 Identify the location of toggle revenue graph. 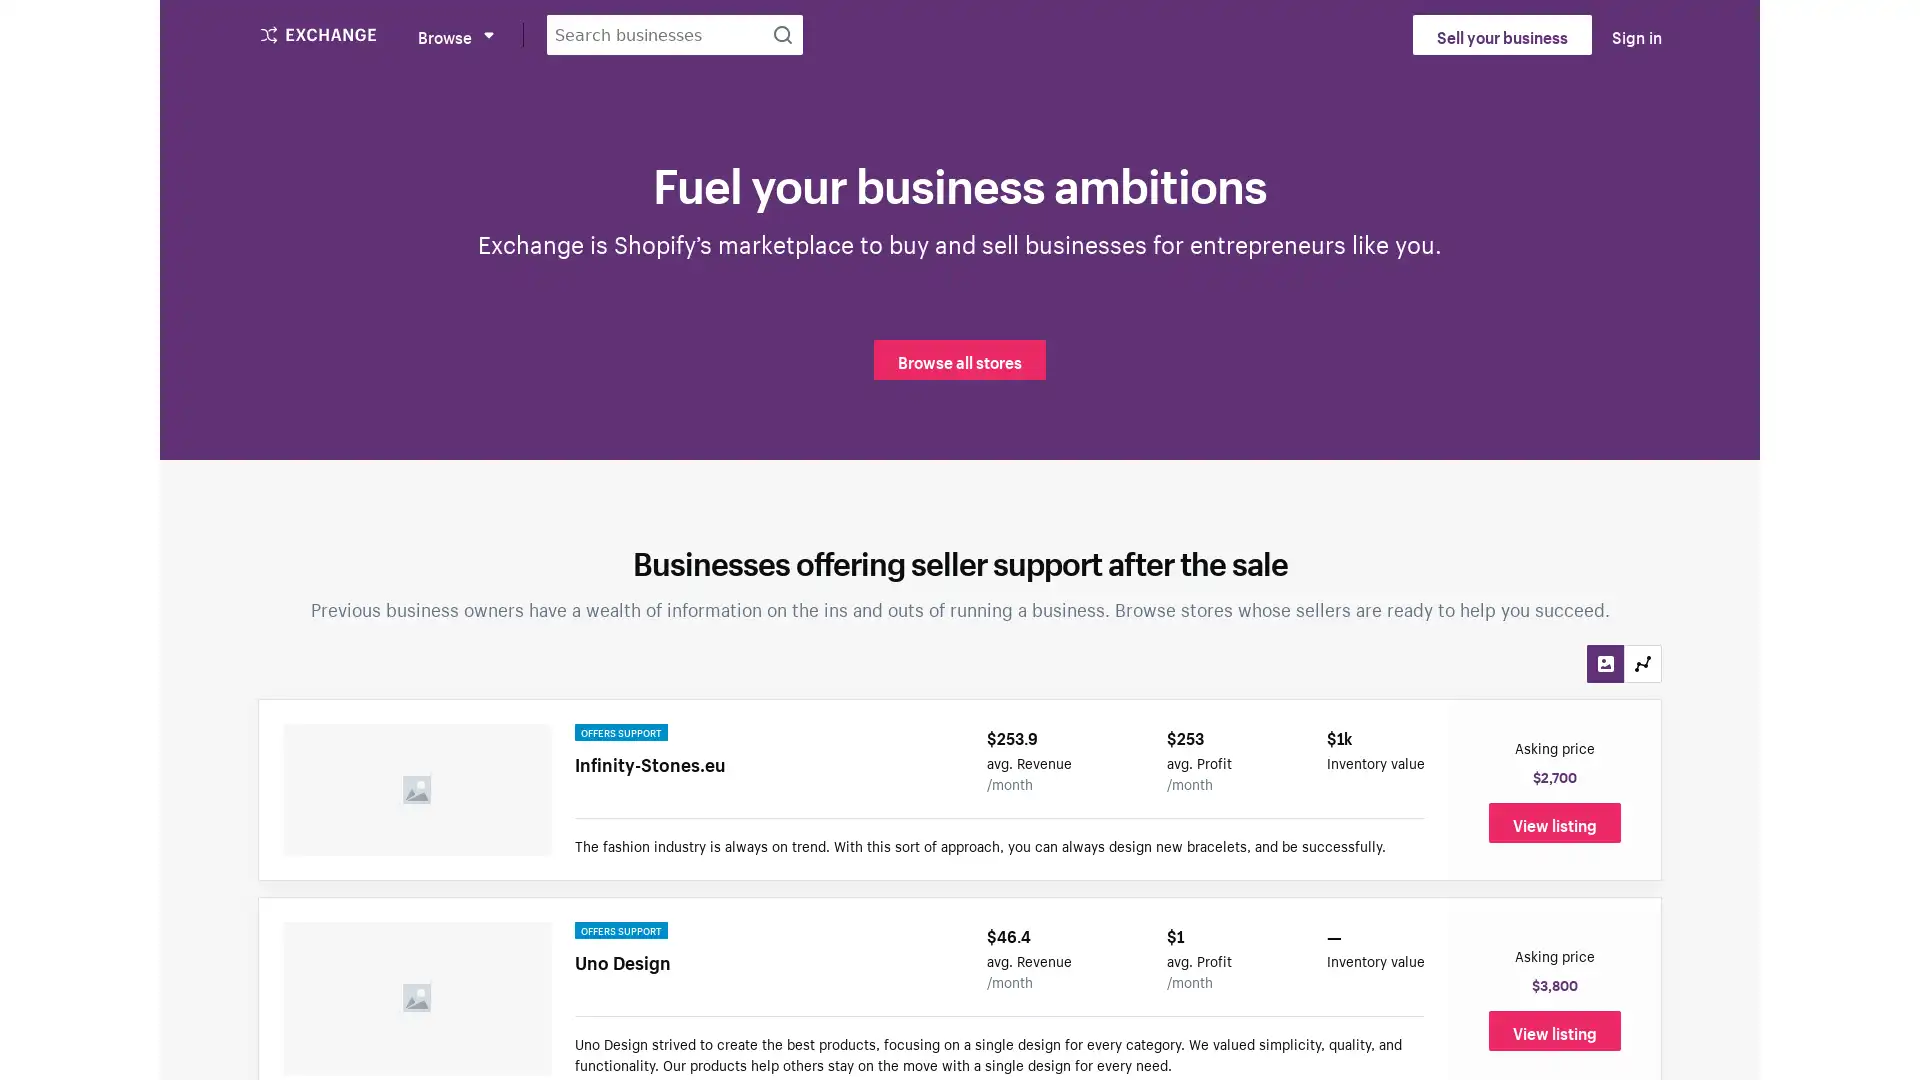
(1642, 663).